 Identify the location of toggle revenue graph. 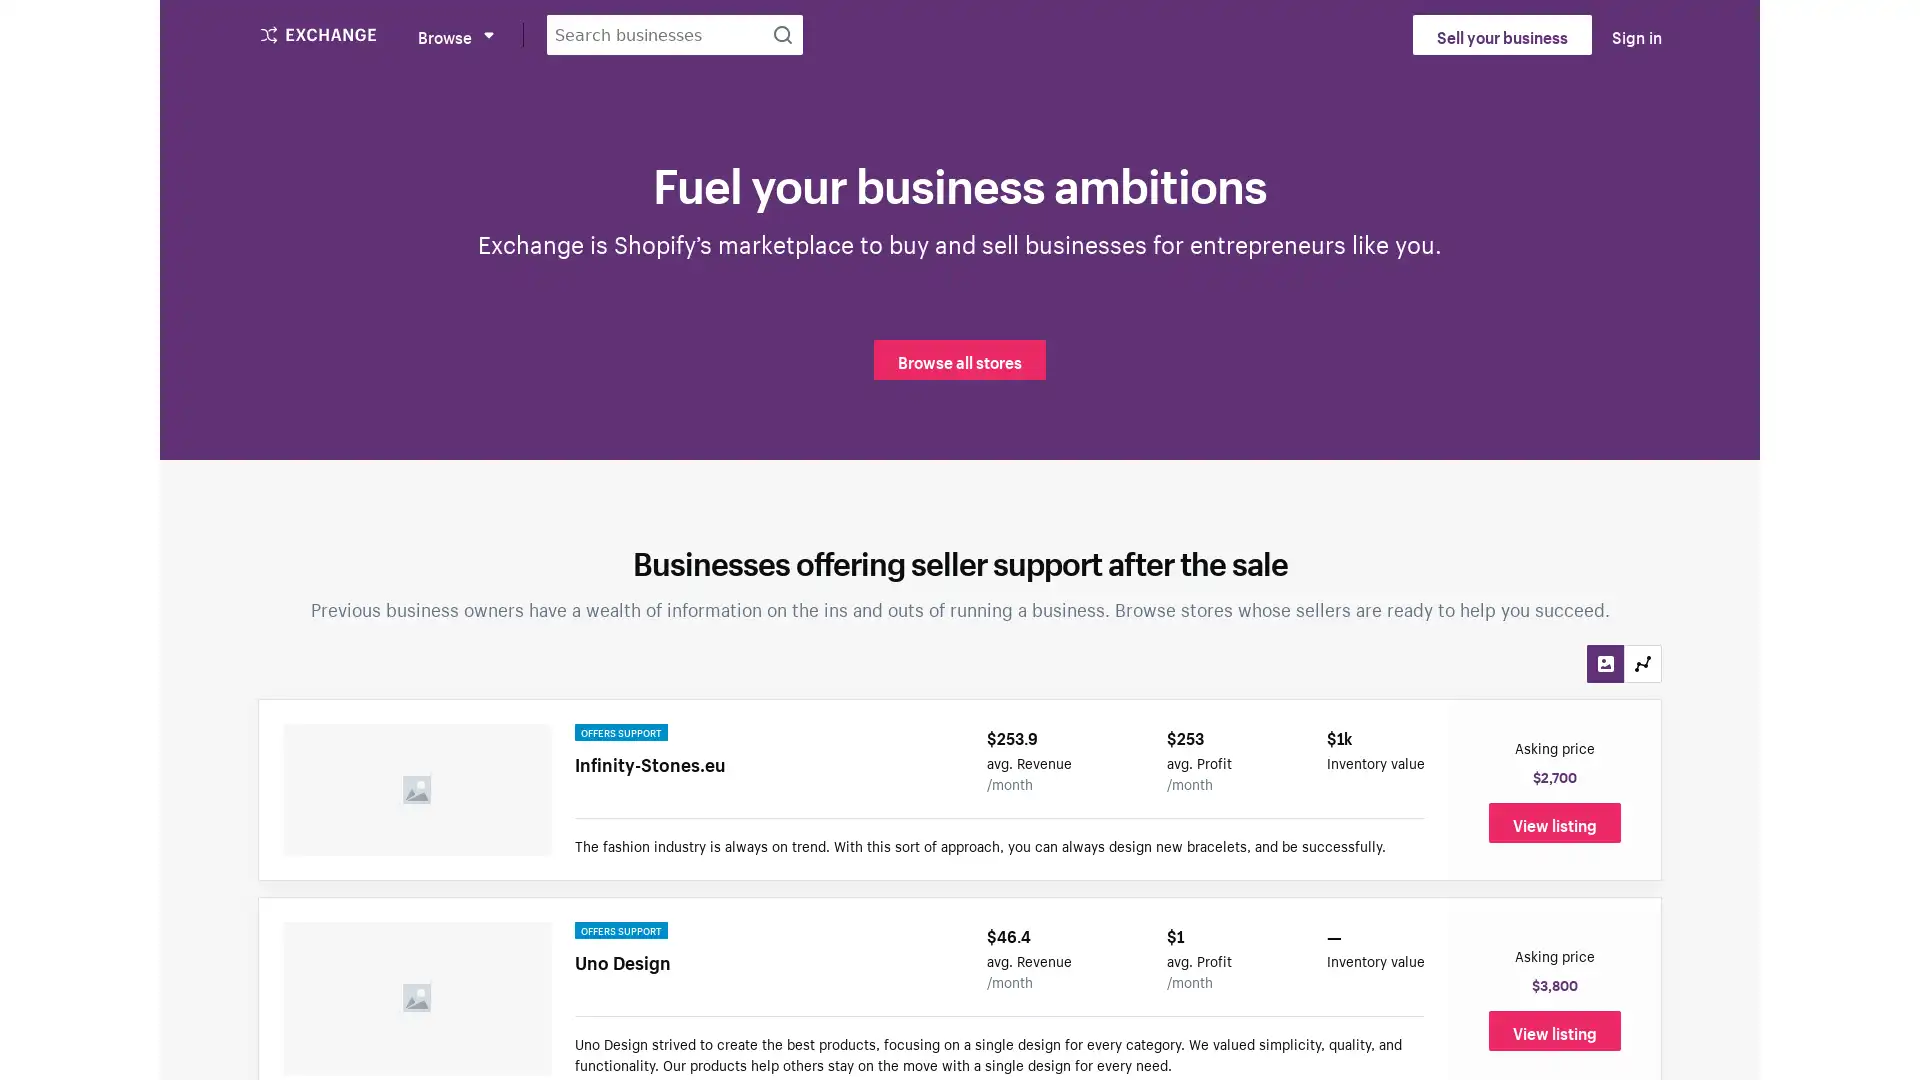
(1642, 663).